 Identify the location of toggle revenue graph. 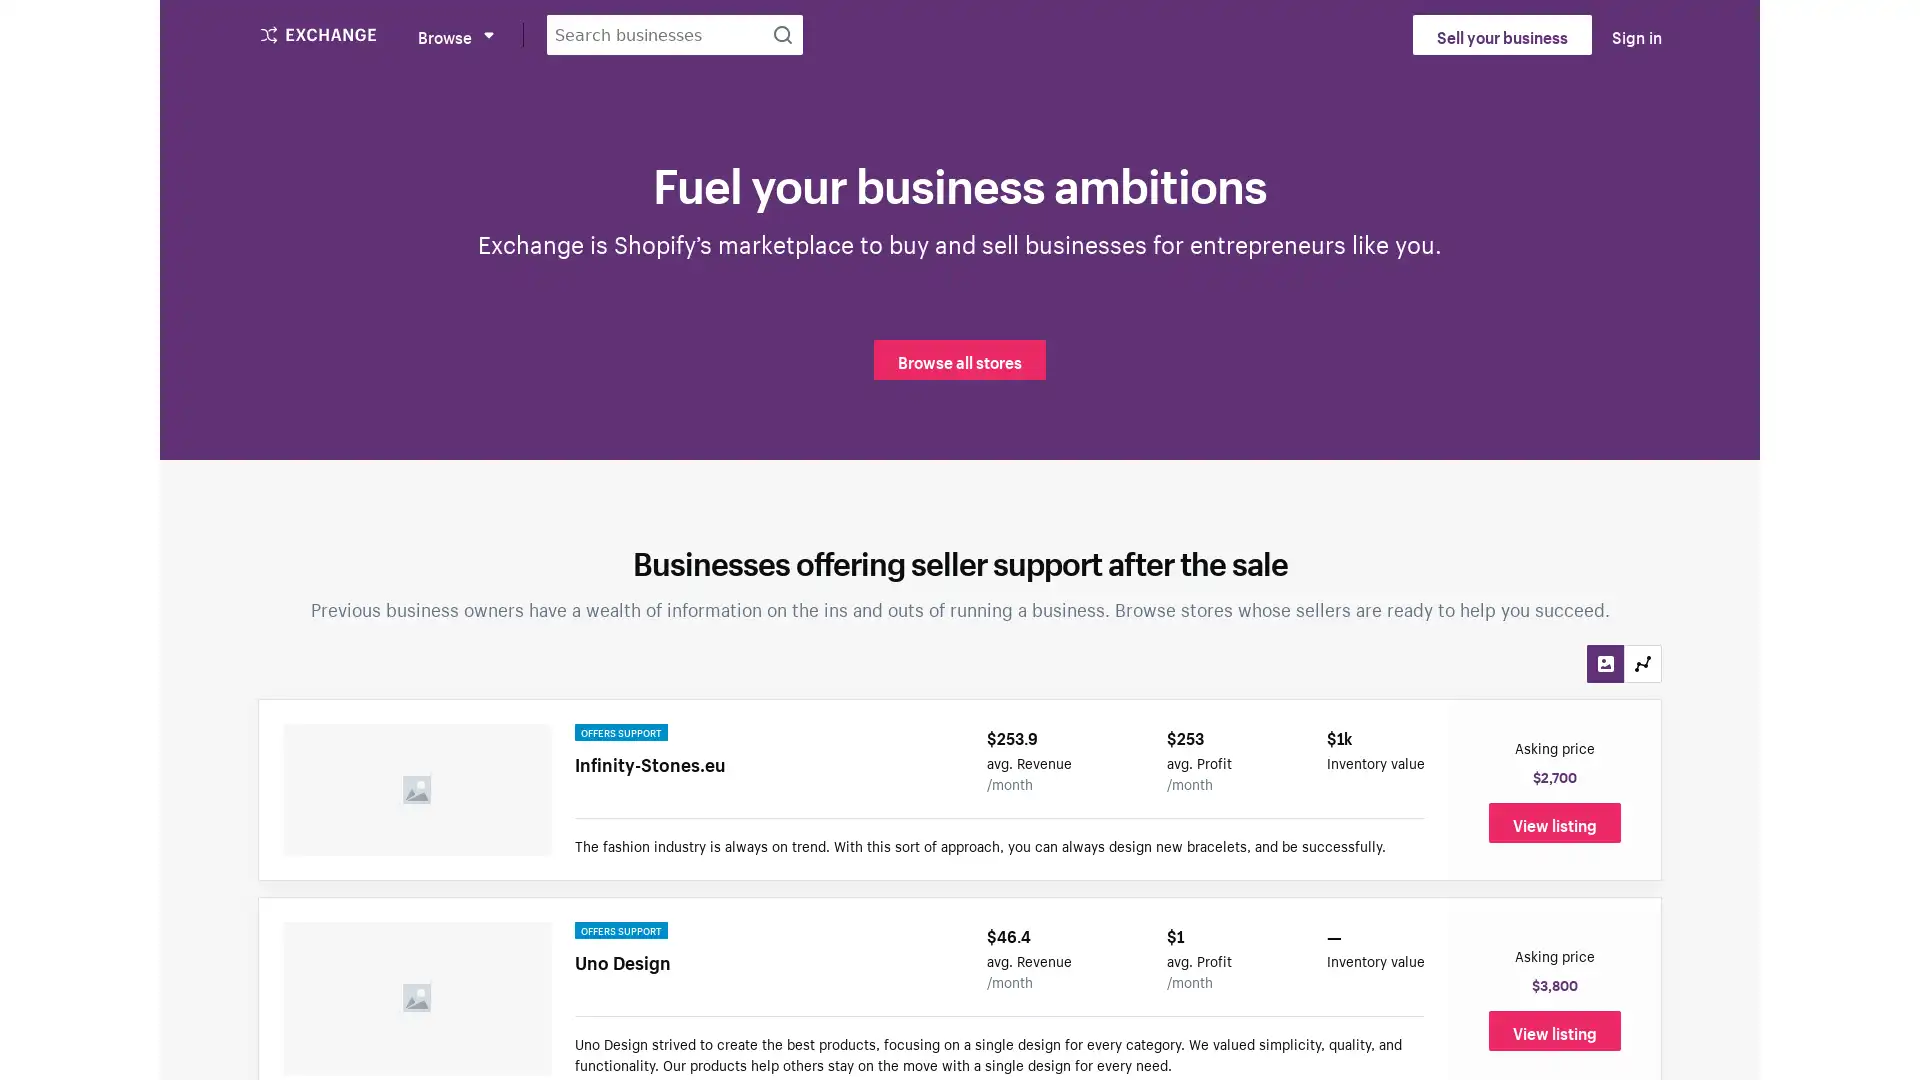
(1642, 663).